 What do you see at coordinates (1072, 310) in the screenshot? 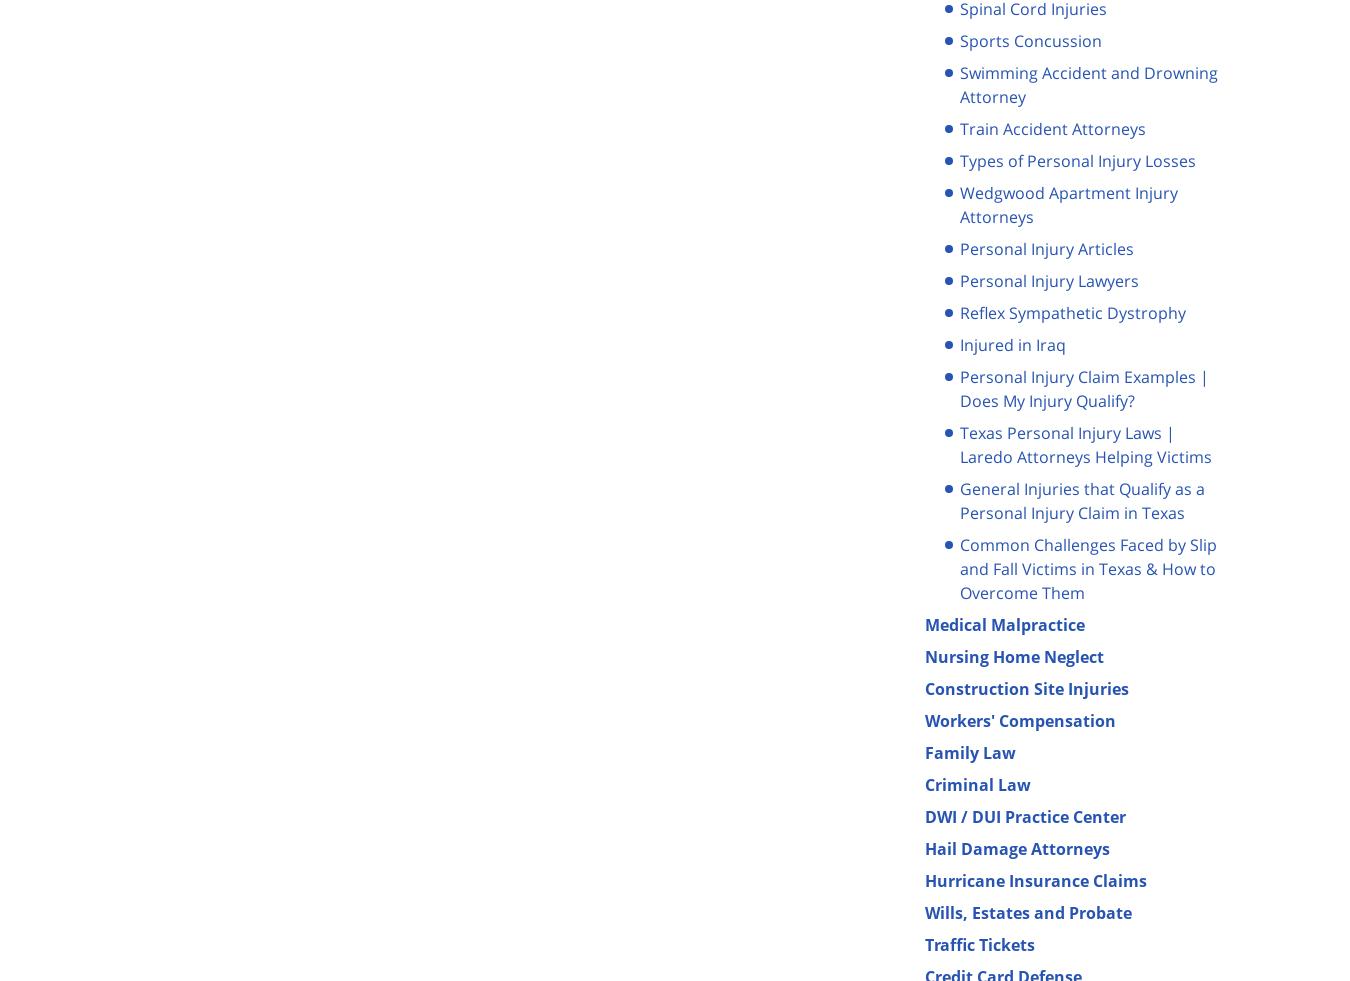
I see `'Reflex Sympathetic Dystrophy'` at bounding box center [1072, 310].